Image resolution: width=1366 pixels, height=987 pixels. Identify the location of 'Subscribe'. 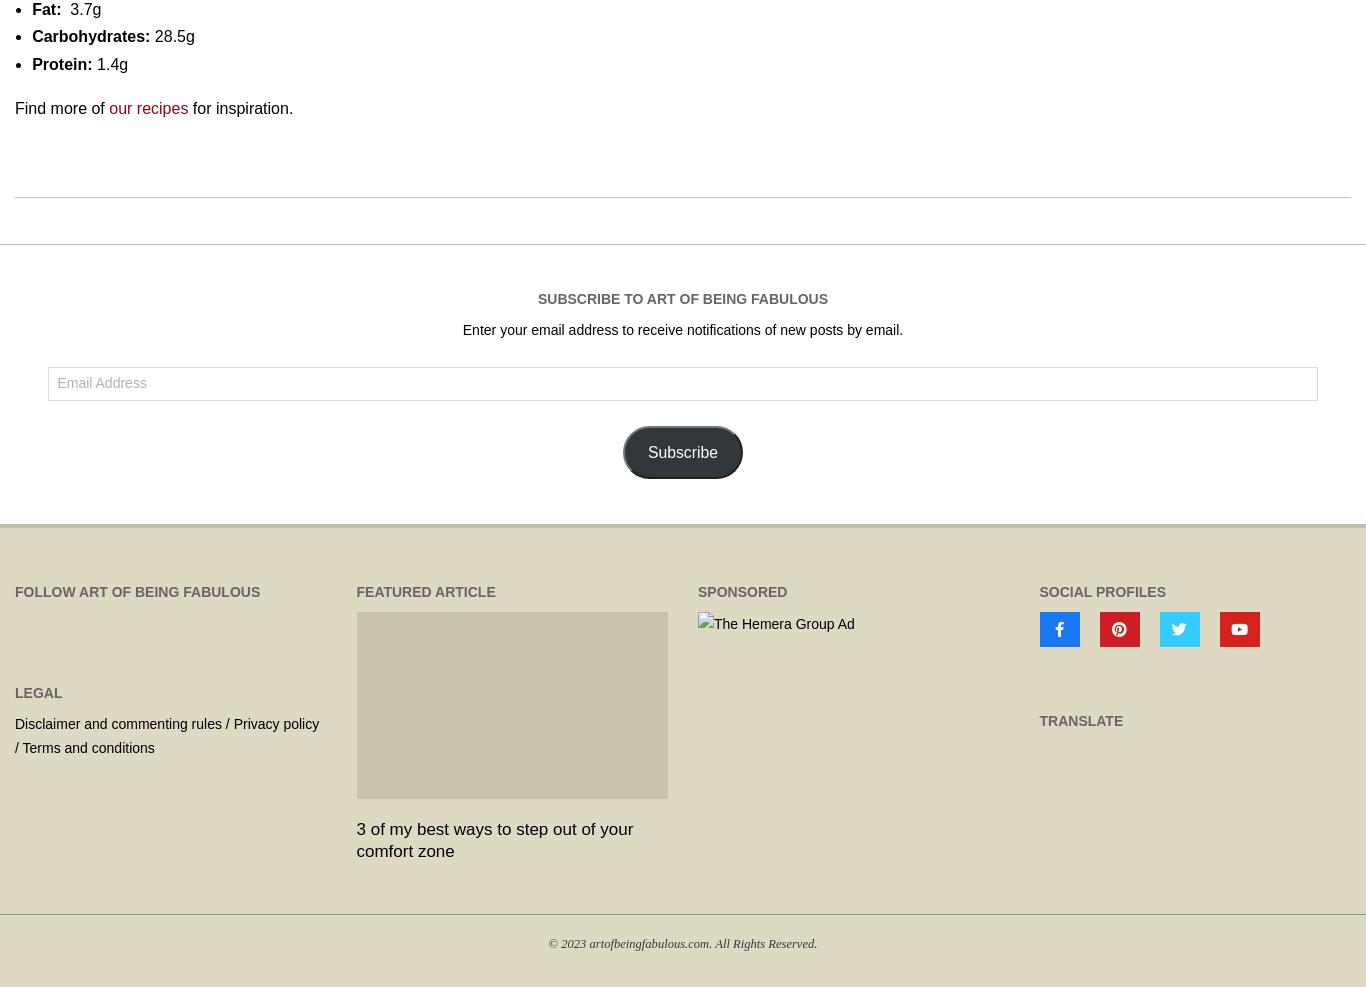
(681, 450).